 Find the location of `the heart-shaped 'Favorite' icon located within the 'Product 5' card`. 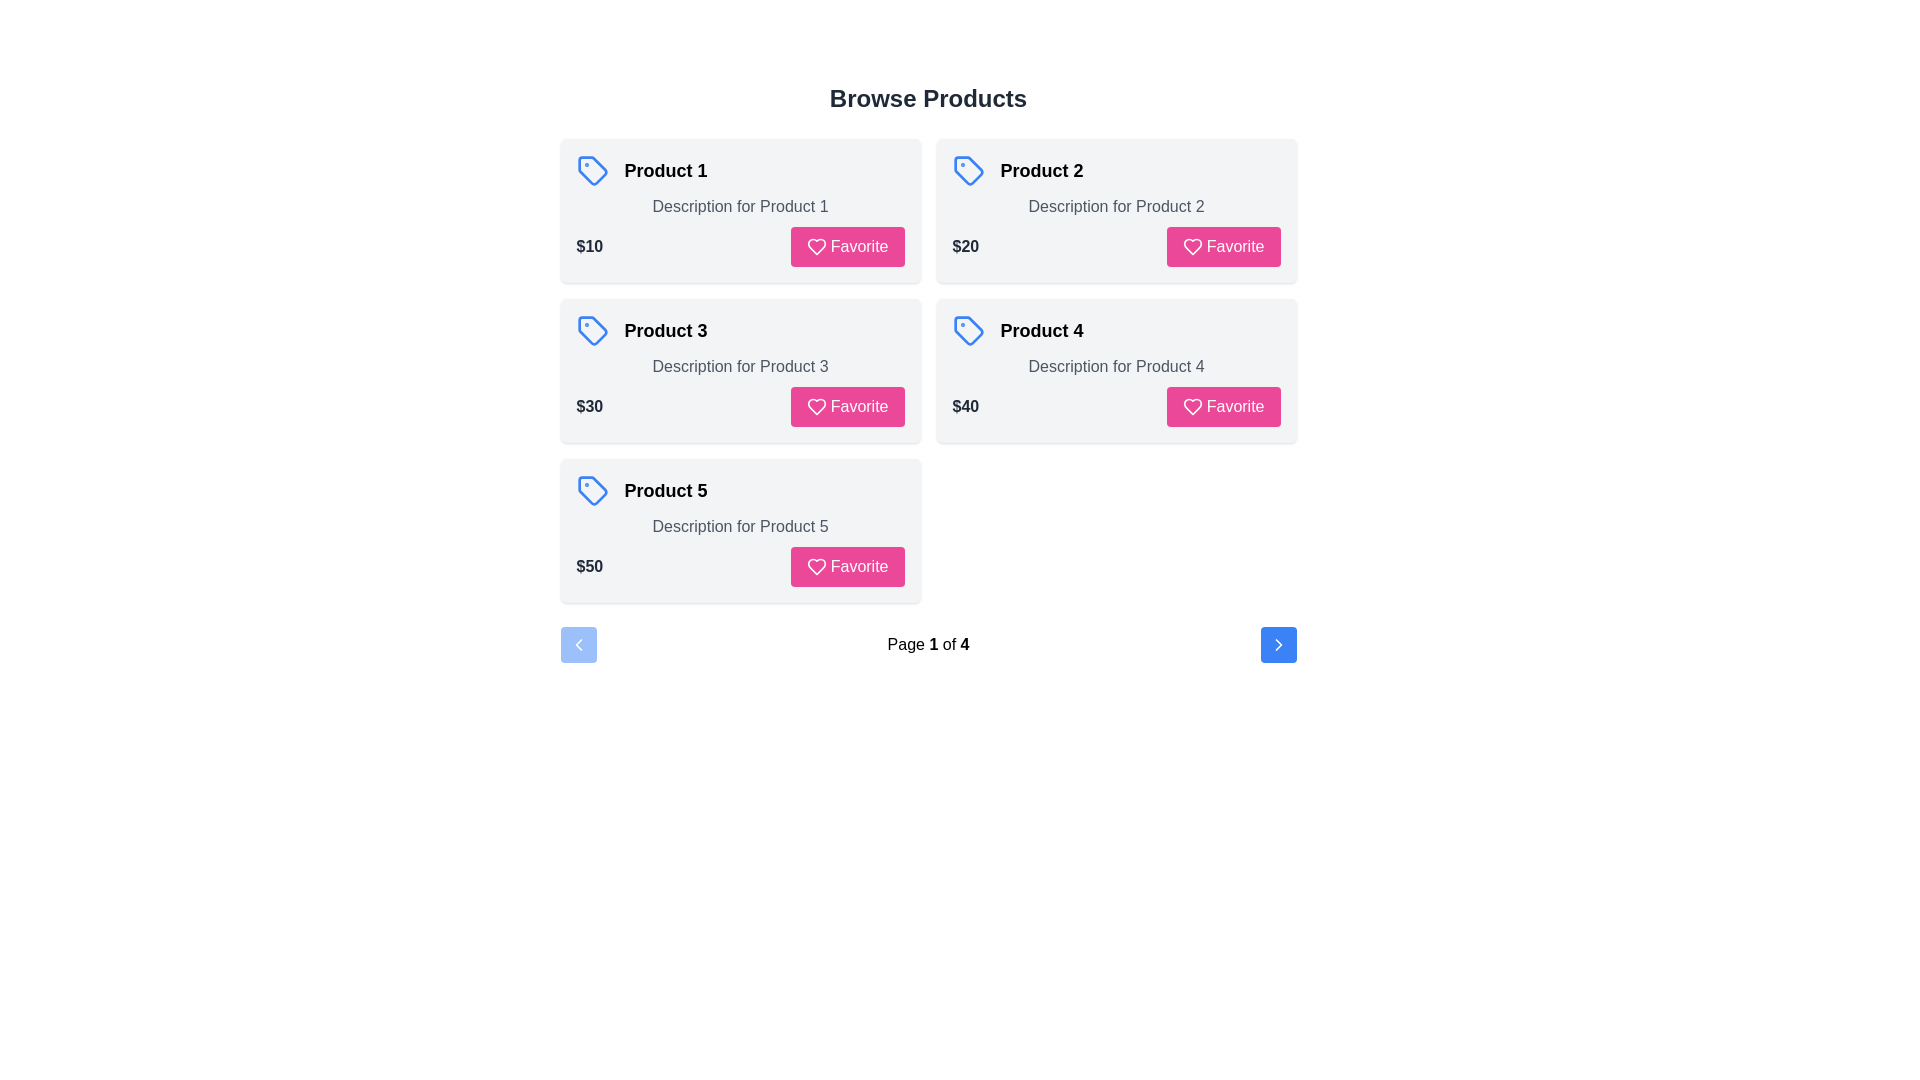

the heart-shaped 'Favorite' icon located within the 'Product 5' card is located at coordinates (816, 567).